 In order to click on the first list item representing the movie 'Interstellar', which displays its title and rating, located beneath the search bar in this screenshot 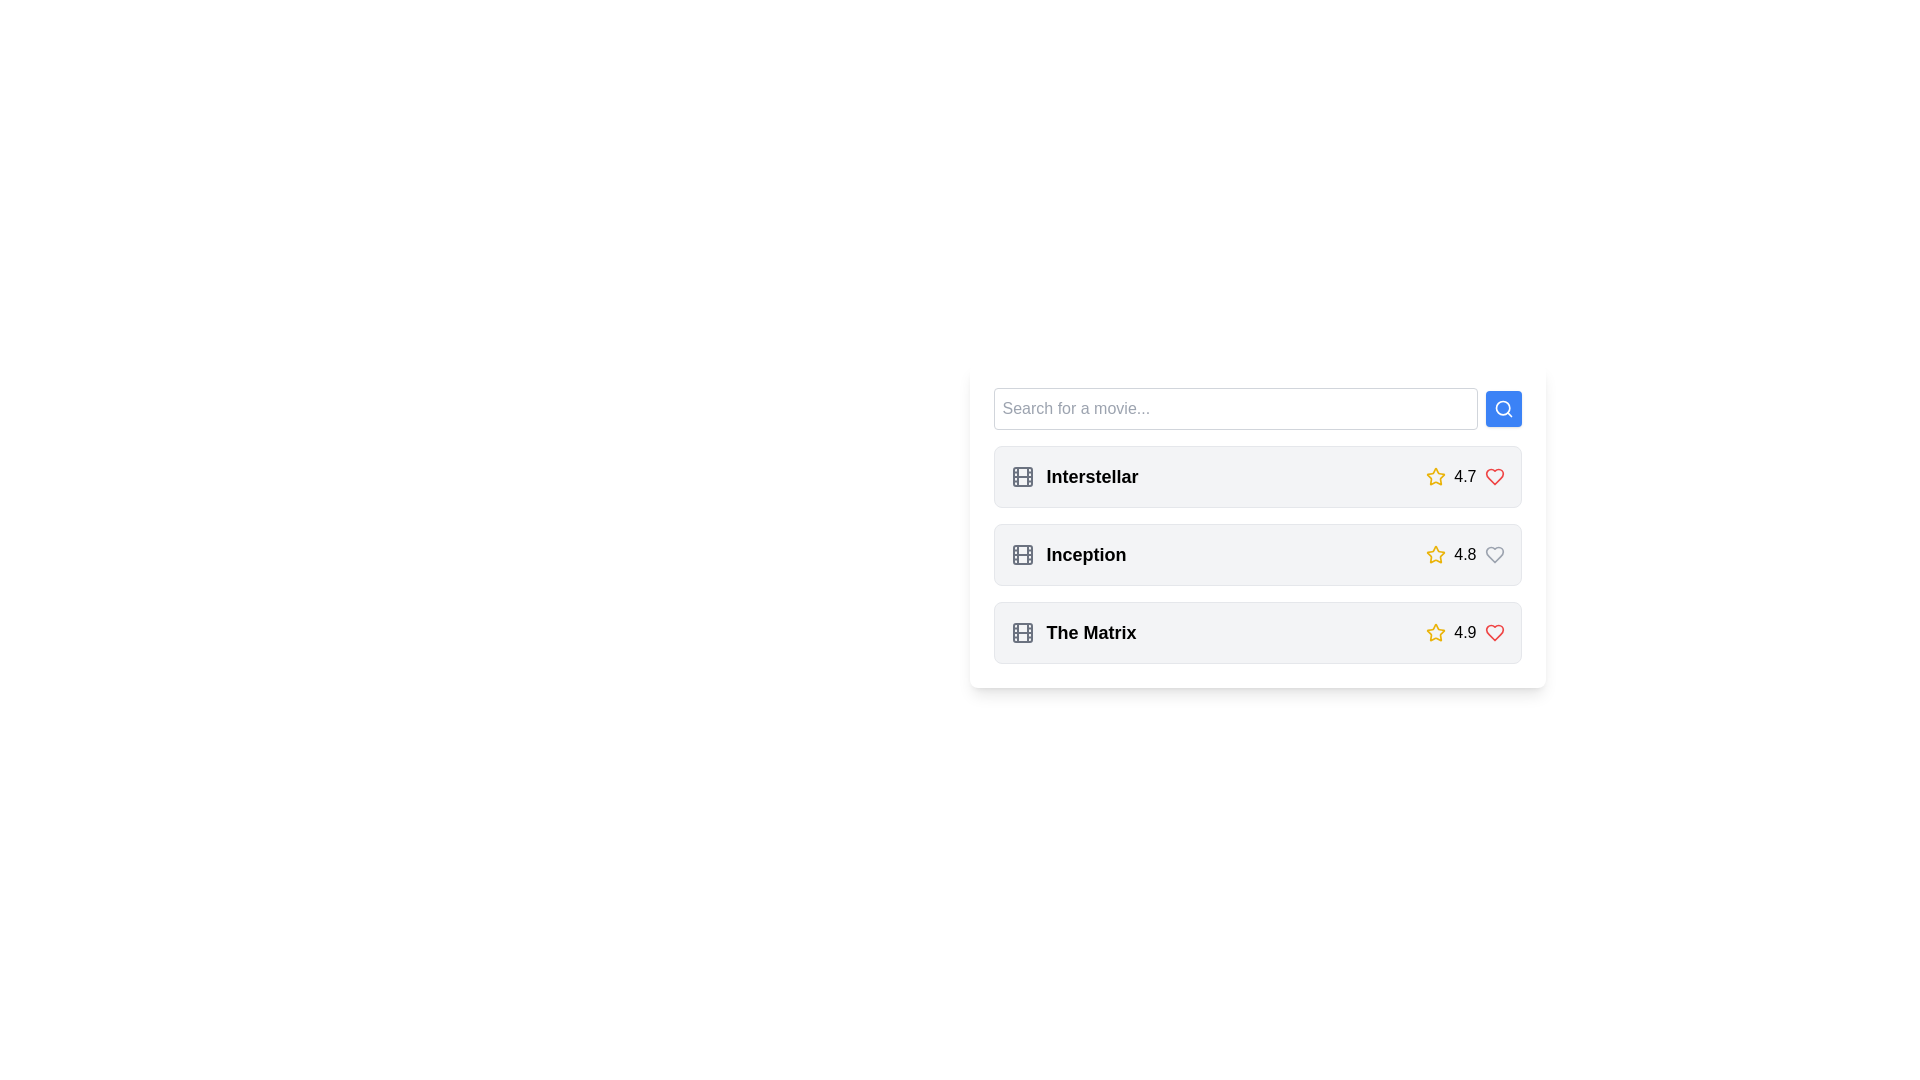, I will do `click(1256, 477)`.